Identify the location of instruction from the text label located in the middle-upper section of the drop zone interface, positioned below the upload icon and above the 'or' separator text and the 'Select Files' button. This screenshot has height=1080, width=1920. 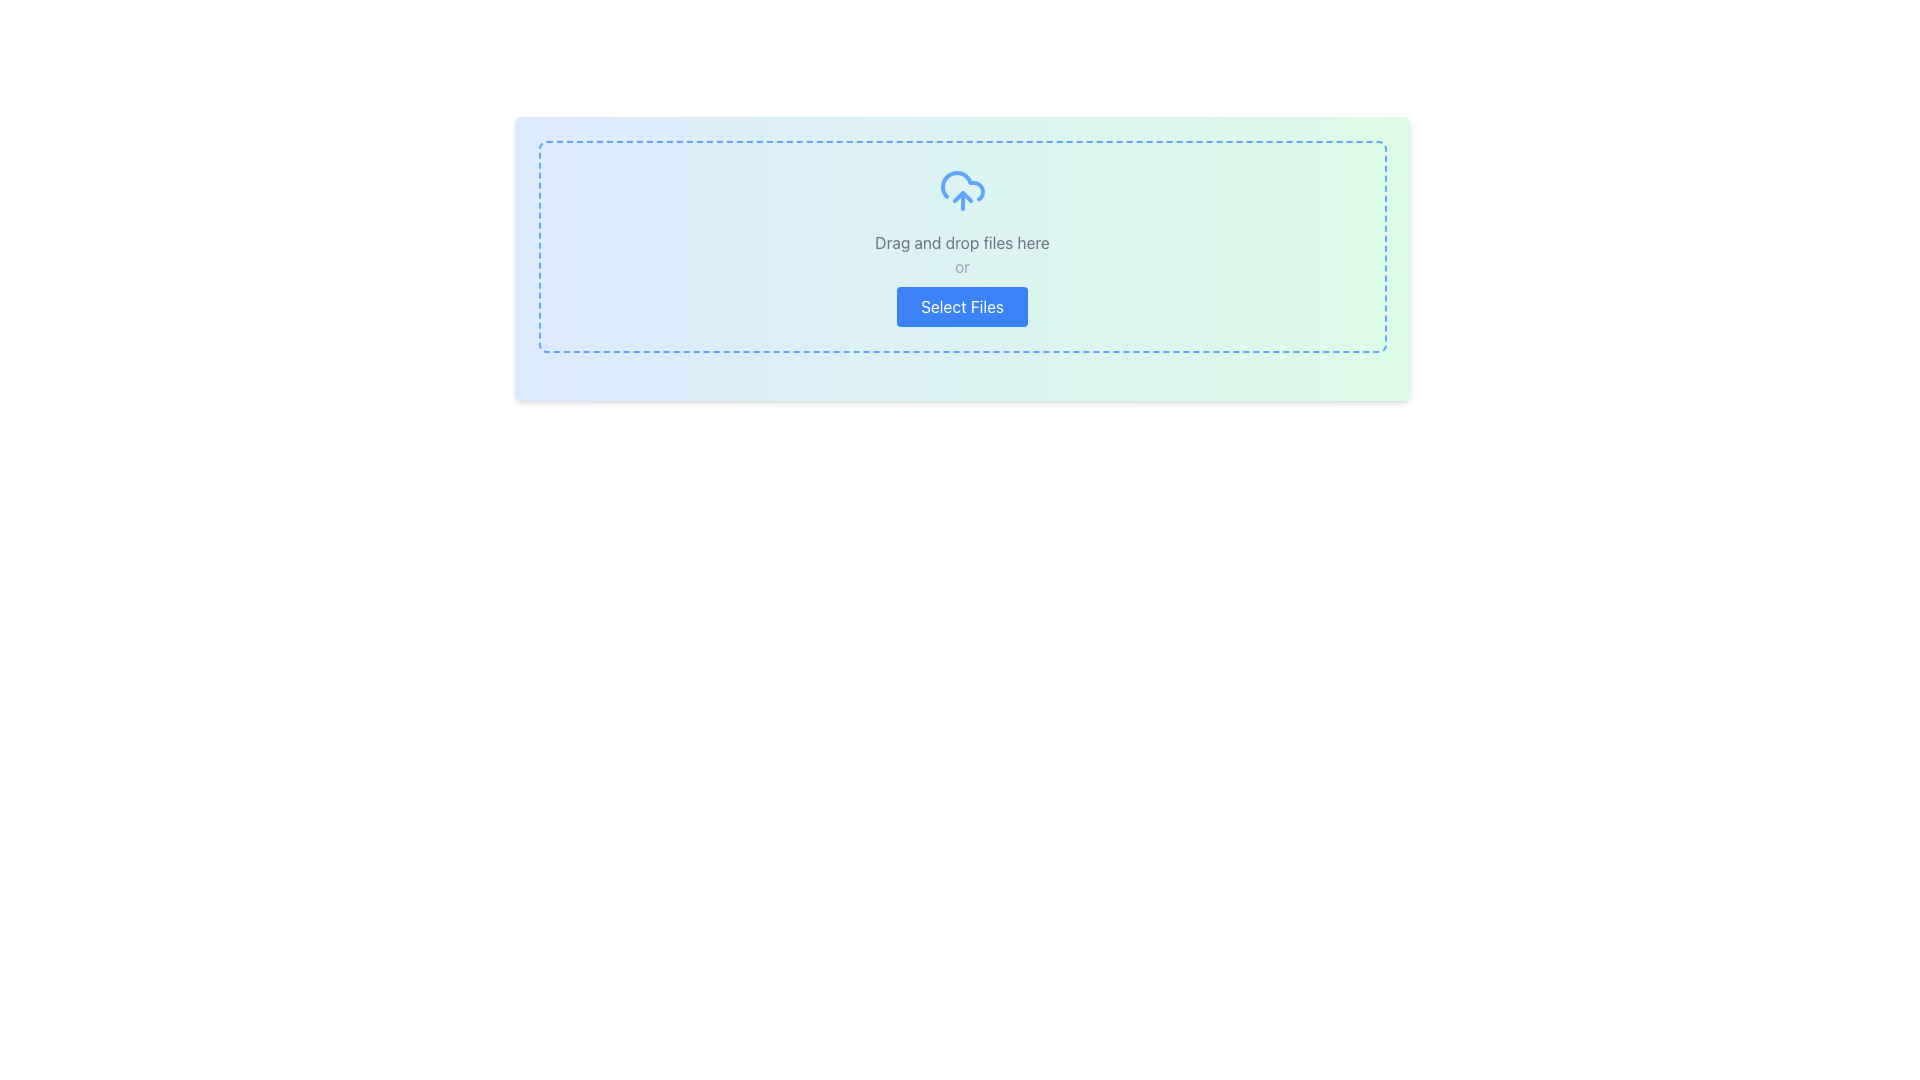
(962, 242).